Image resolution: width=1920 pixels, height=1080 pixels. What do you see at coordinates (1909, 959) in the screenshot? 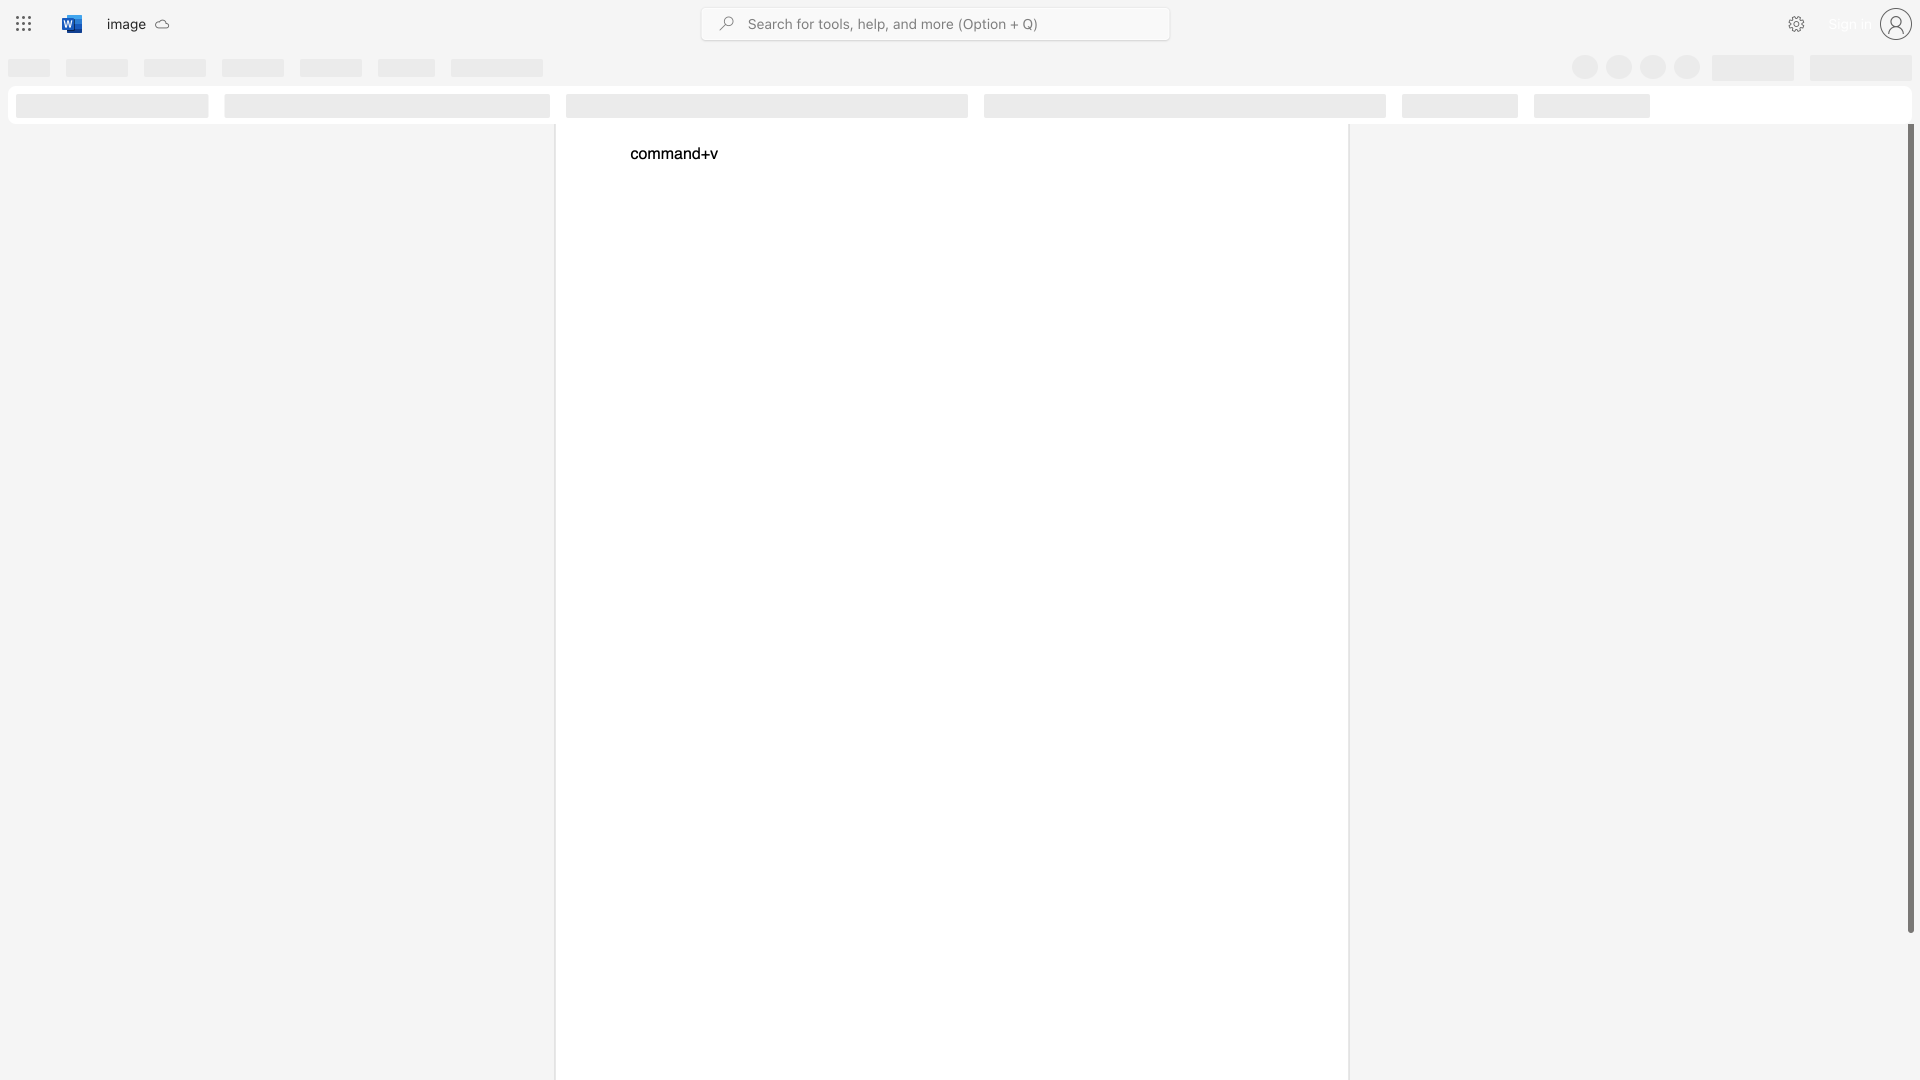
I see `the scrollbar on the right side to scroll the page down` at bounding box center [1909, 959].